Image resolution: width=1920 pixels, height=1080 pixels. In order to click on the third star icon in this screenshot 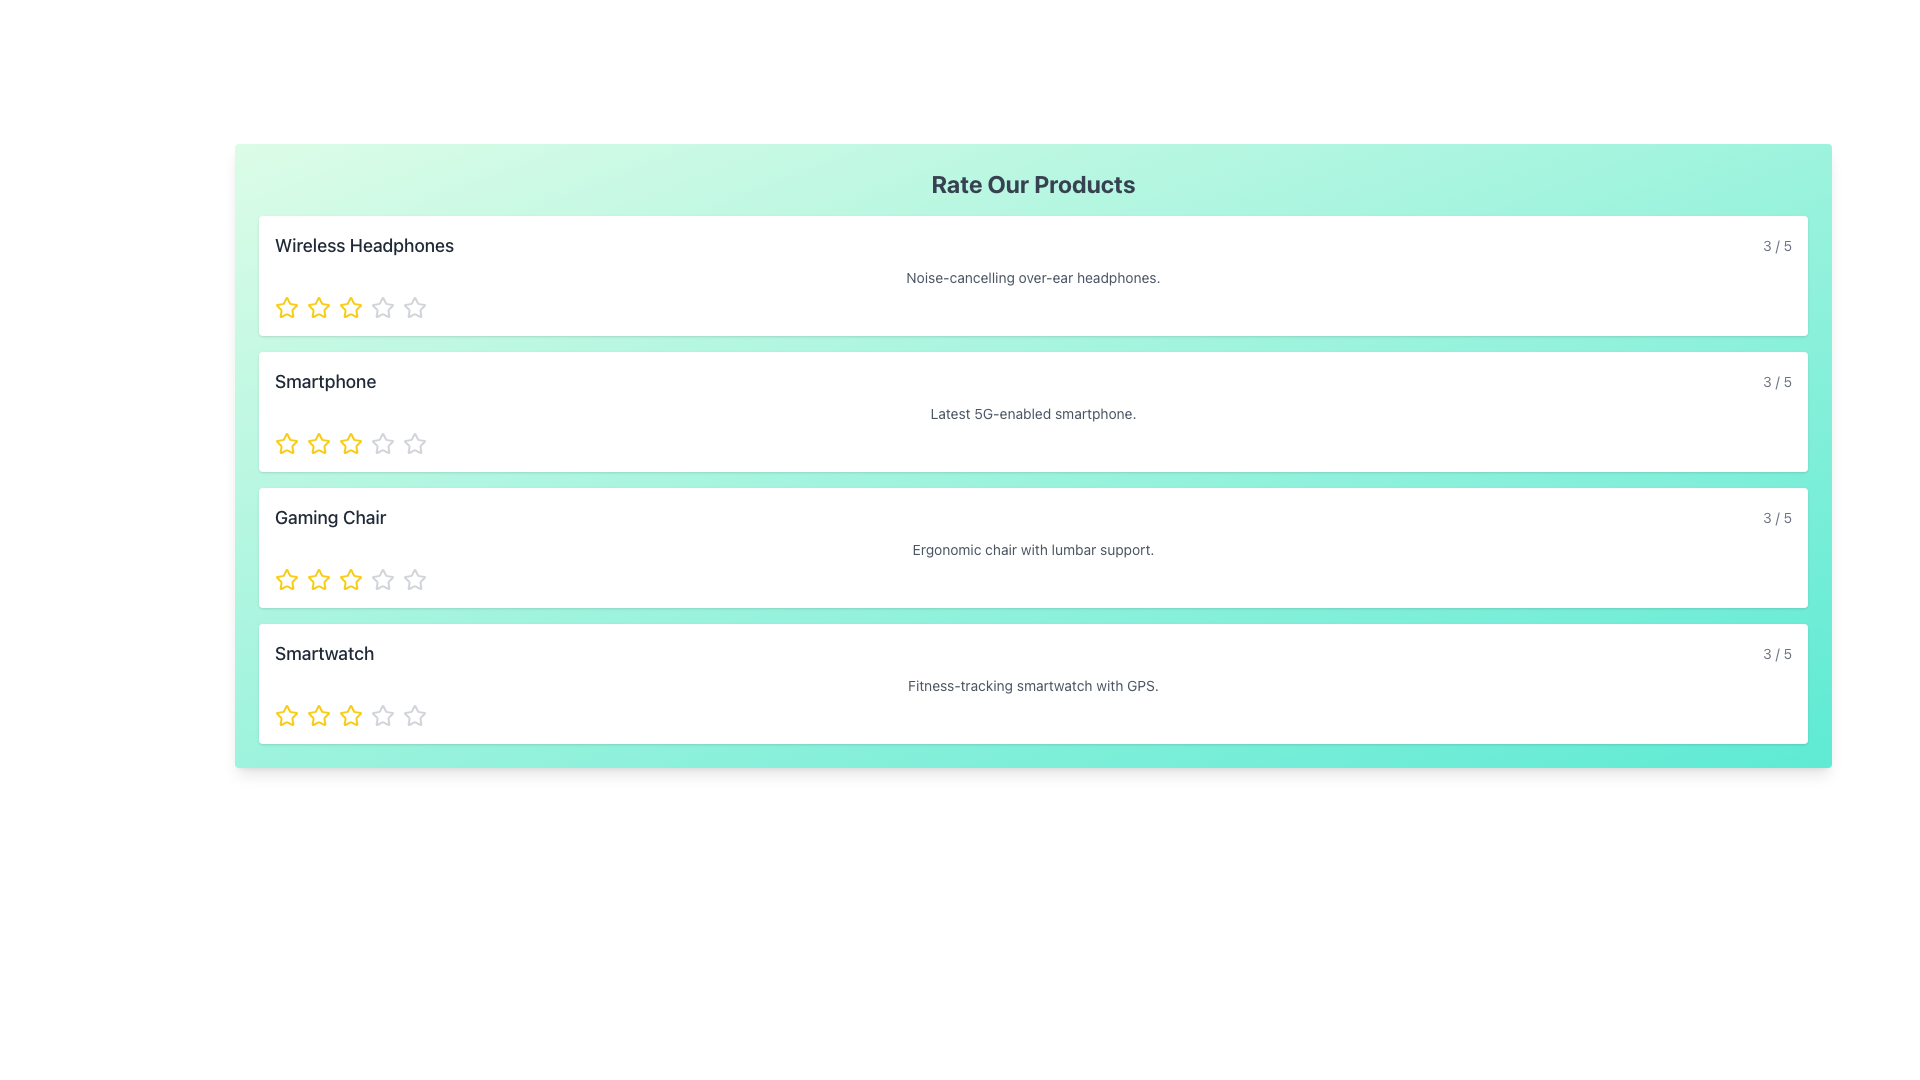, I will do `click(350, 579)`.